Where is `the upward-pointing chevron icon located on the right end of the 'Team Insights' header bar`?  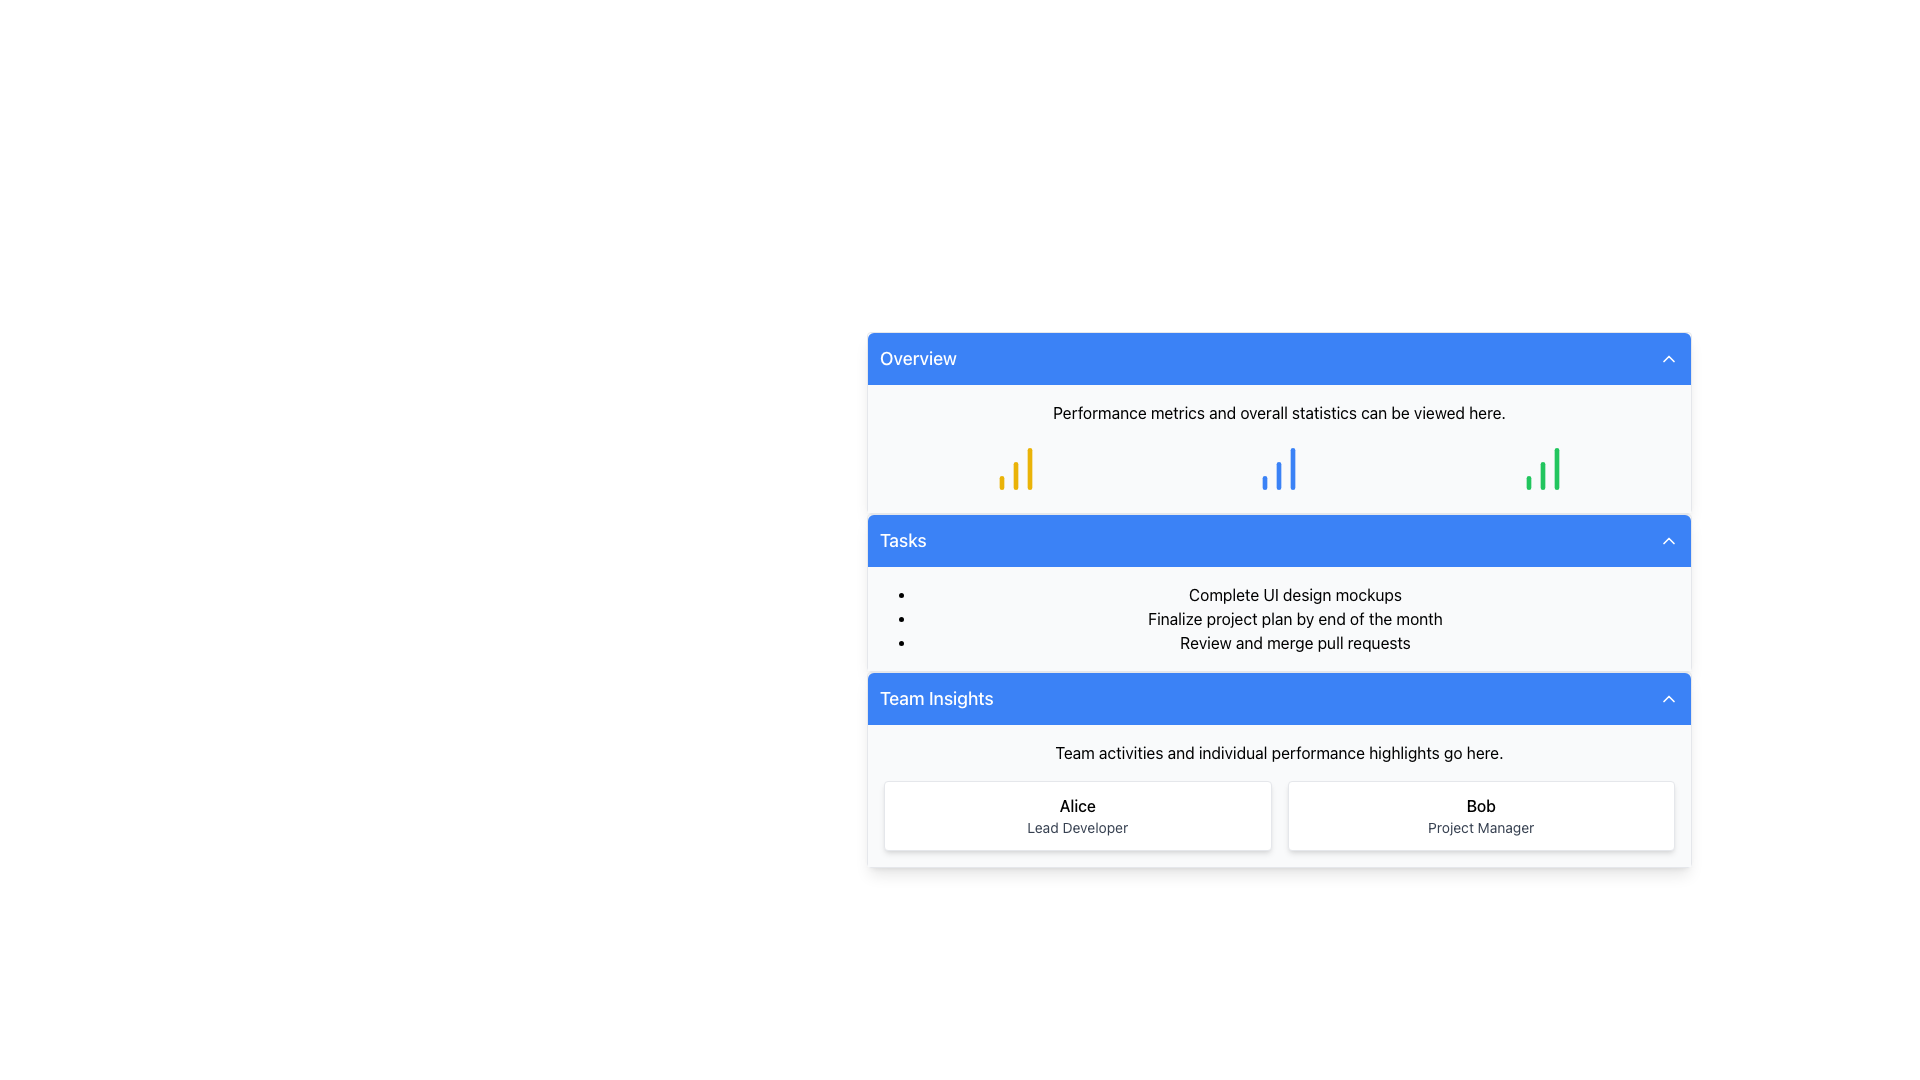
the upward-pointing chevron icon located on the right end of the 'Team Insights' header bar is located at coordinates (1669, 697).